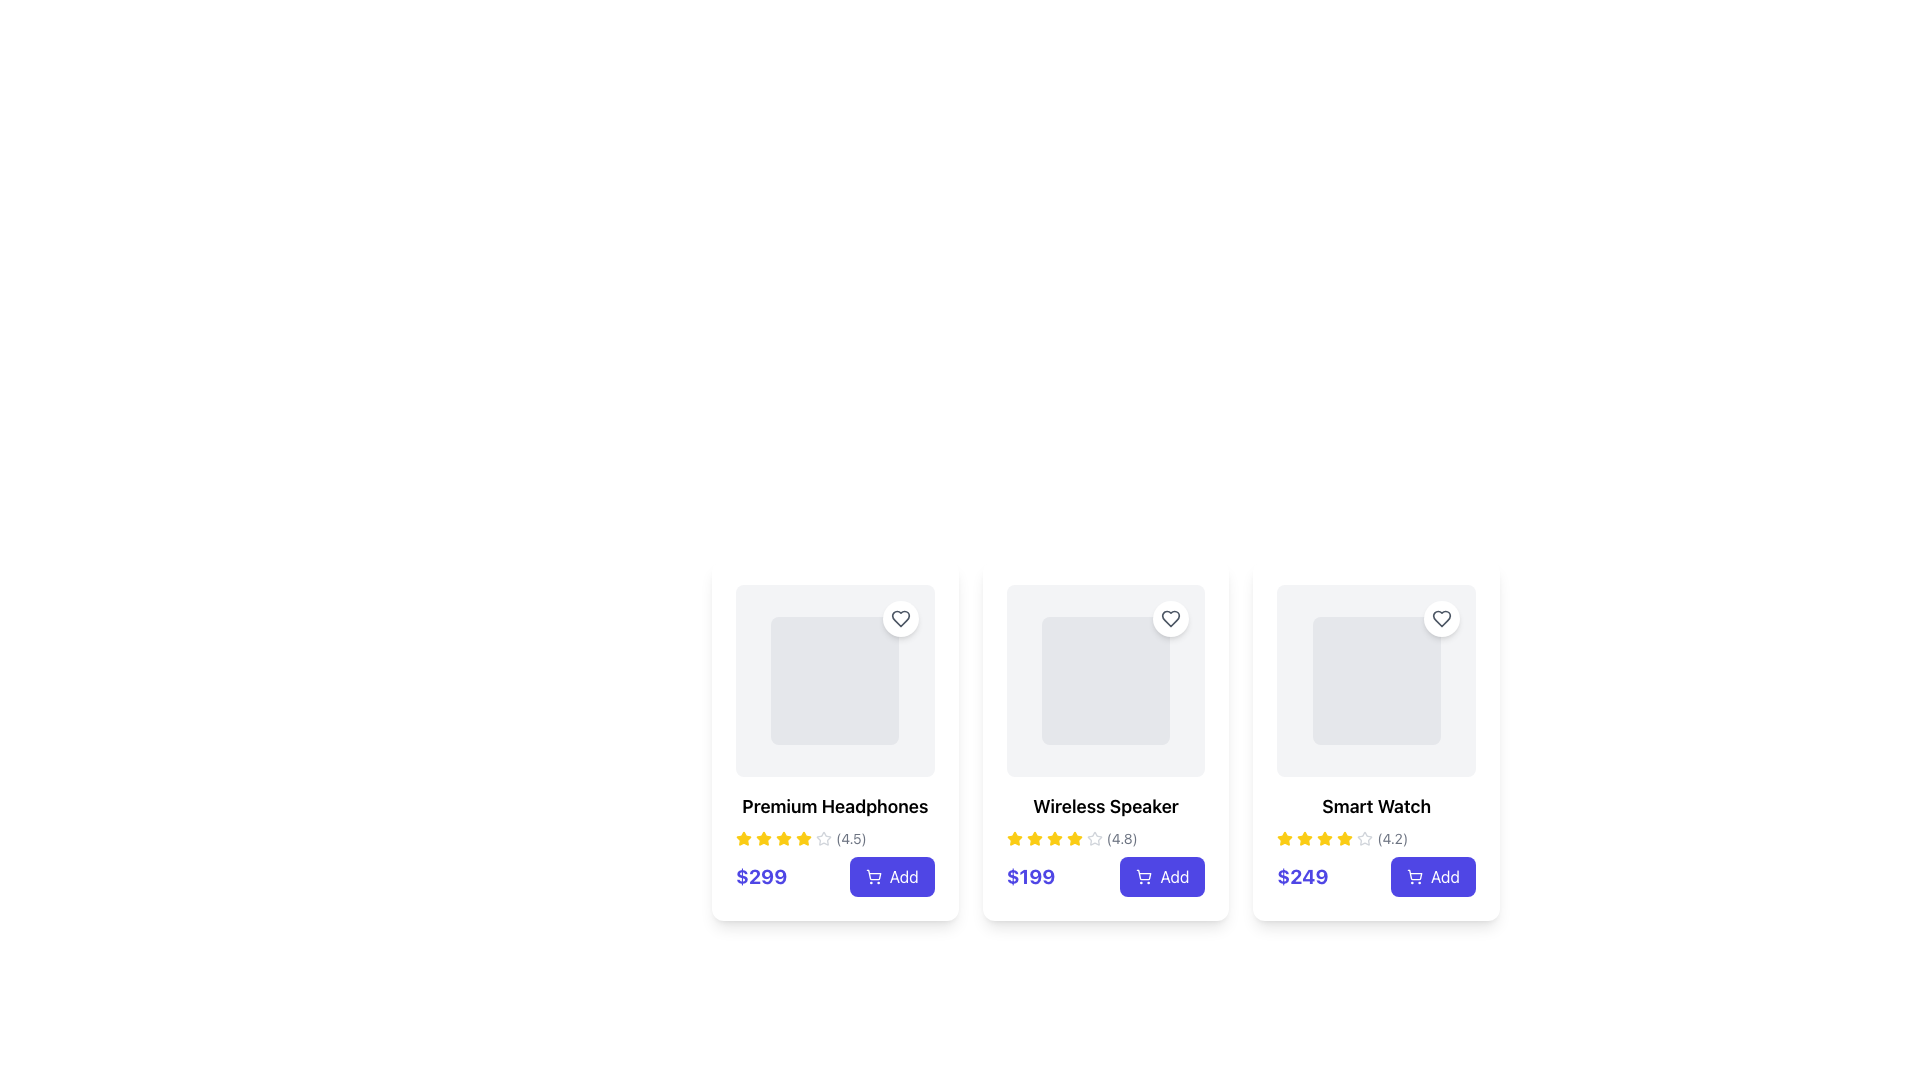 The image size is (1920, 1080). Describe the element at coordinates (1073, 838) in the screenshot. I see `the fifth star icon in the rating system for the 'Wireless Speaker' product card, which is styled with a yellow fill and black outline, located underneath the main image and title` at that location.